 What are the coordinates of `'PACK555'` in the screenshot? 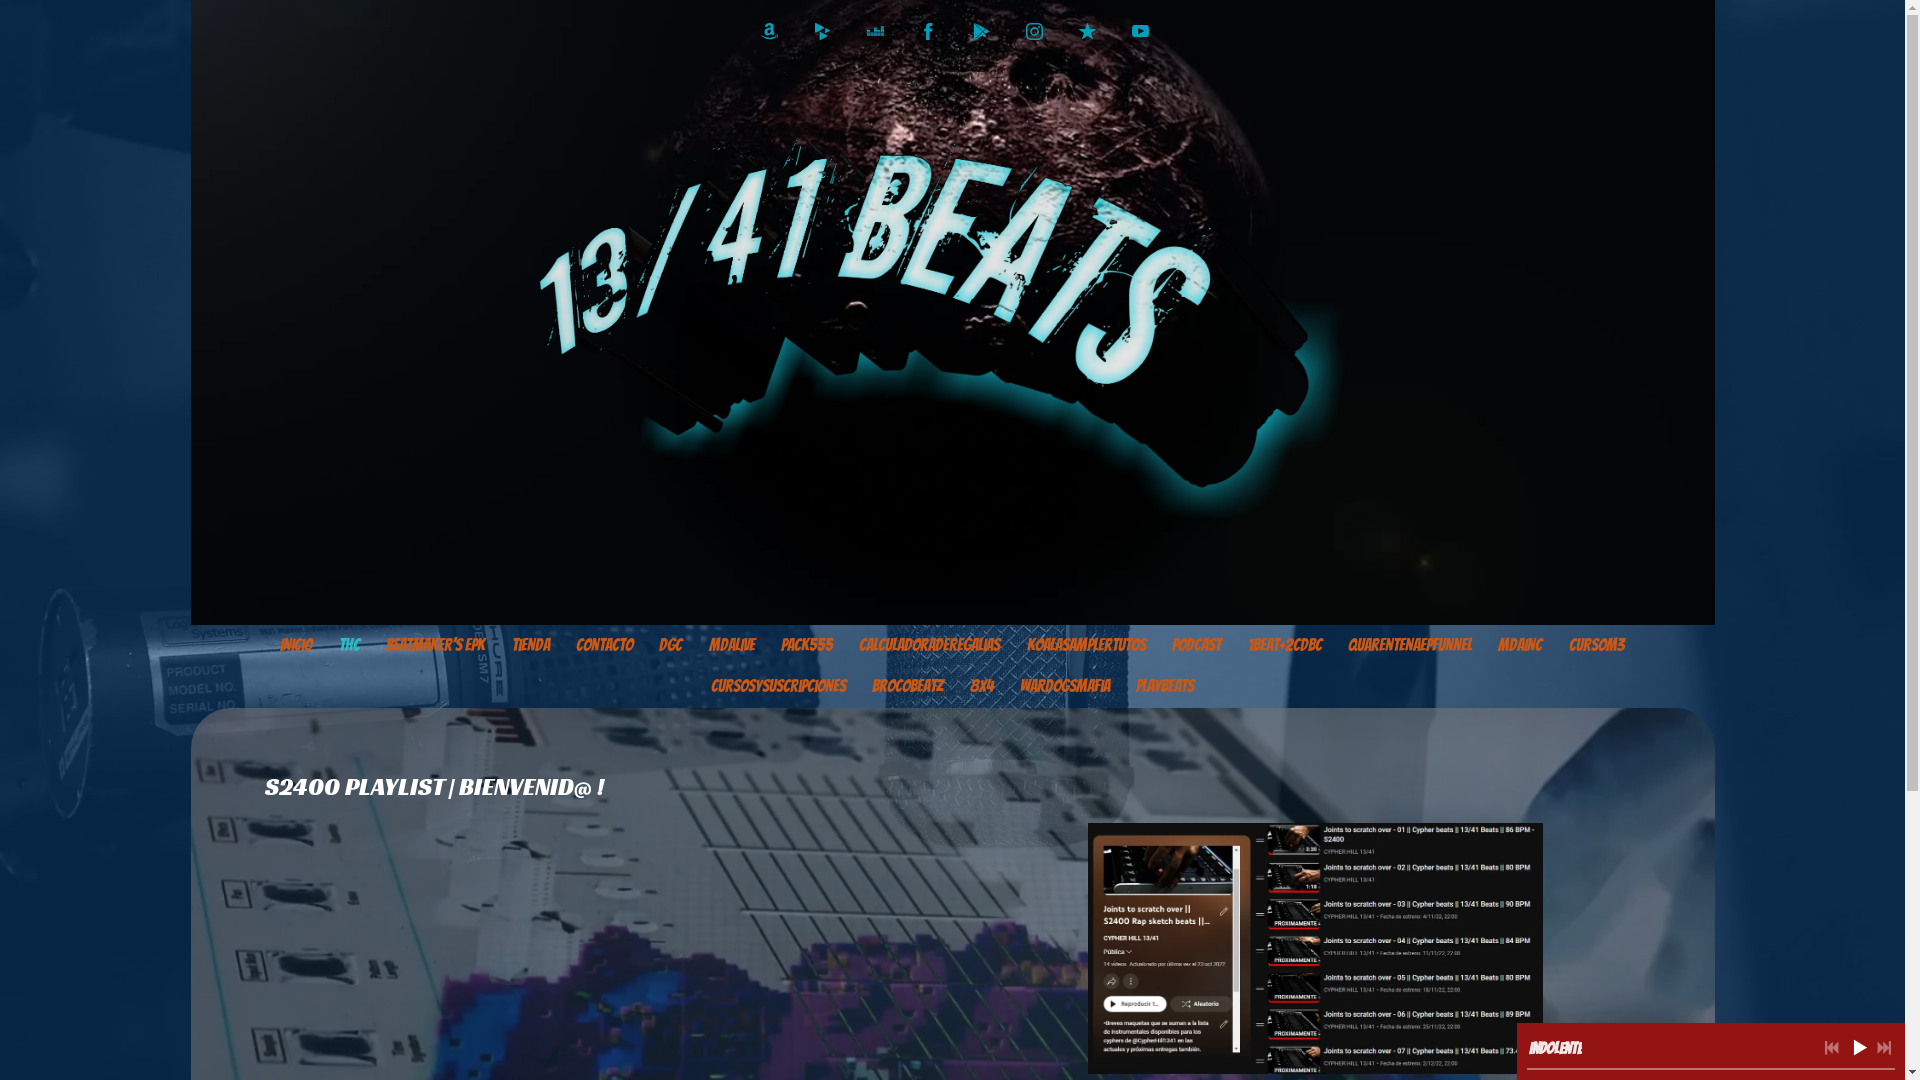 It's located at (806, 645).